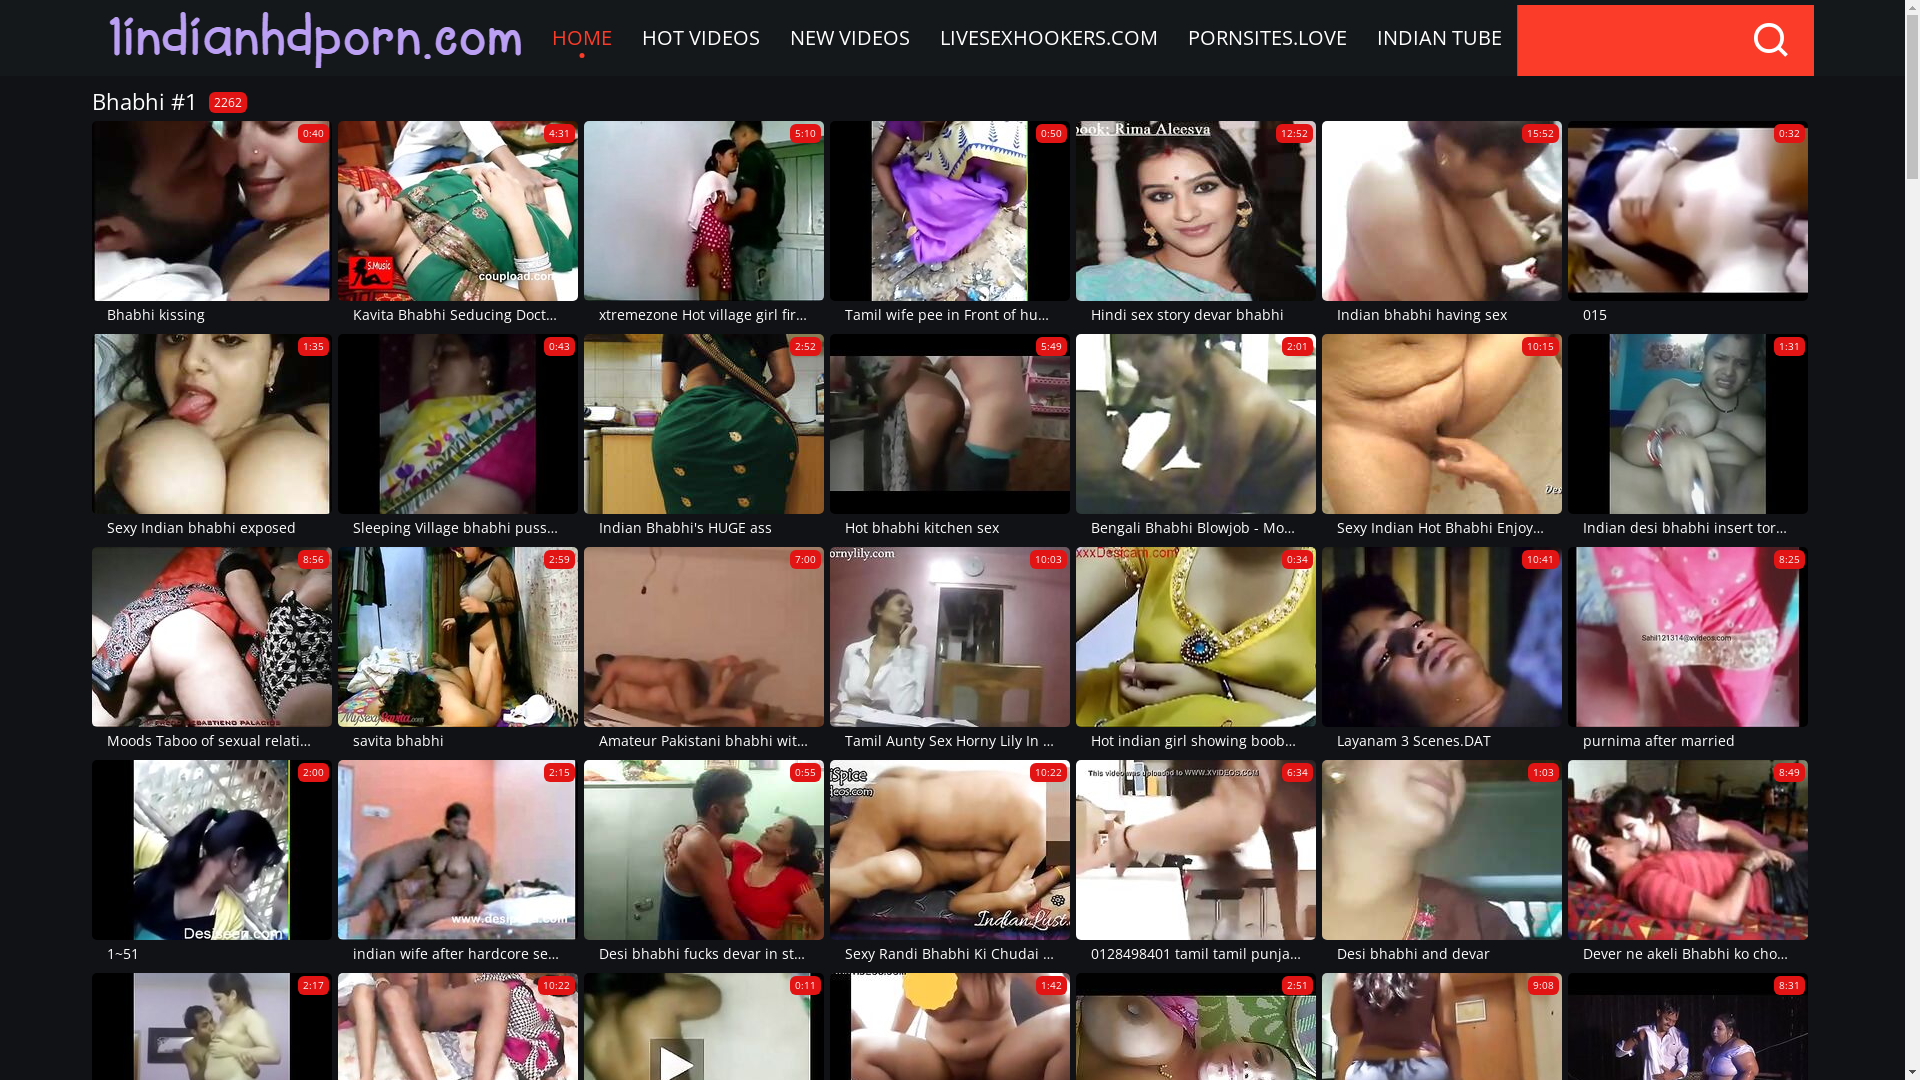  Describe the element at coordinates (1265, 38) in the screenshot. I see `'PORNSITES.LOVE'` at that location.